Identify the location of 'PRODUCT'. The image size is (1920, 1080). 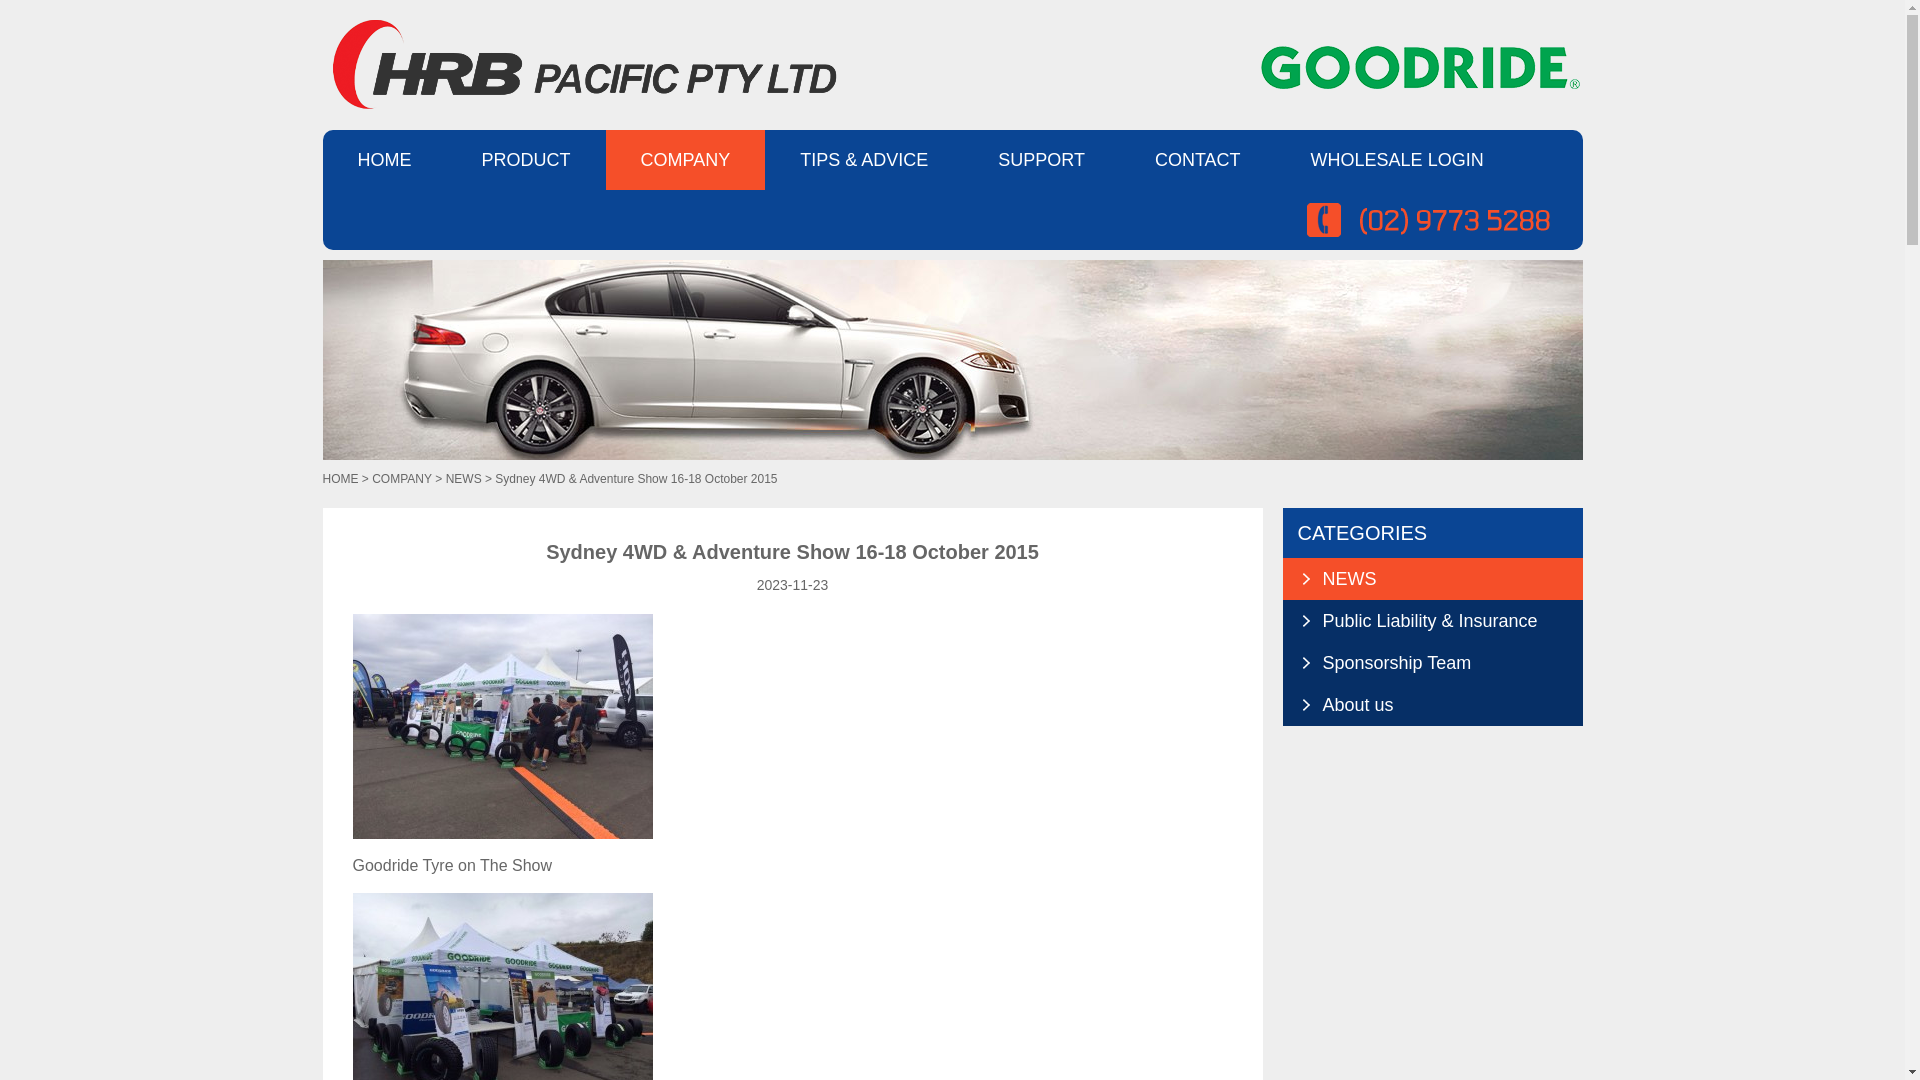
(525, 158).